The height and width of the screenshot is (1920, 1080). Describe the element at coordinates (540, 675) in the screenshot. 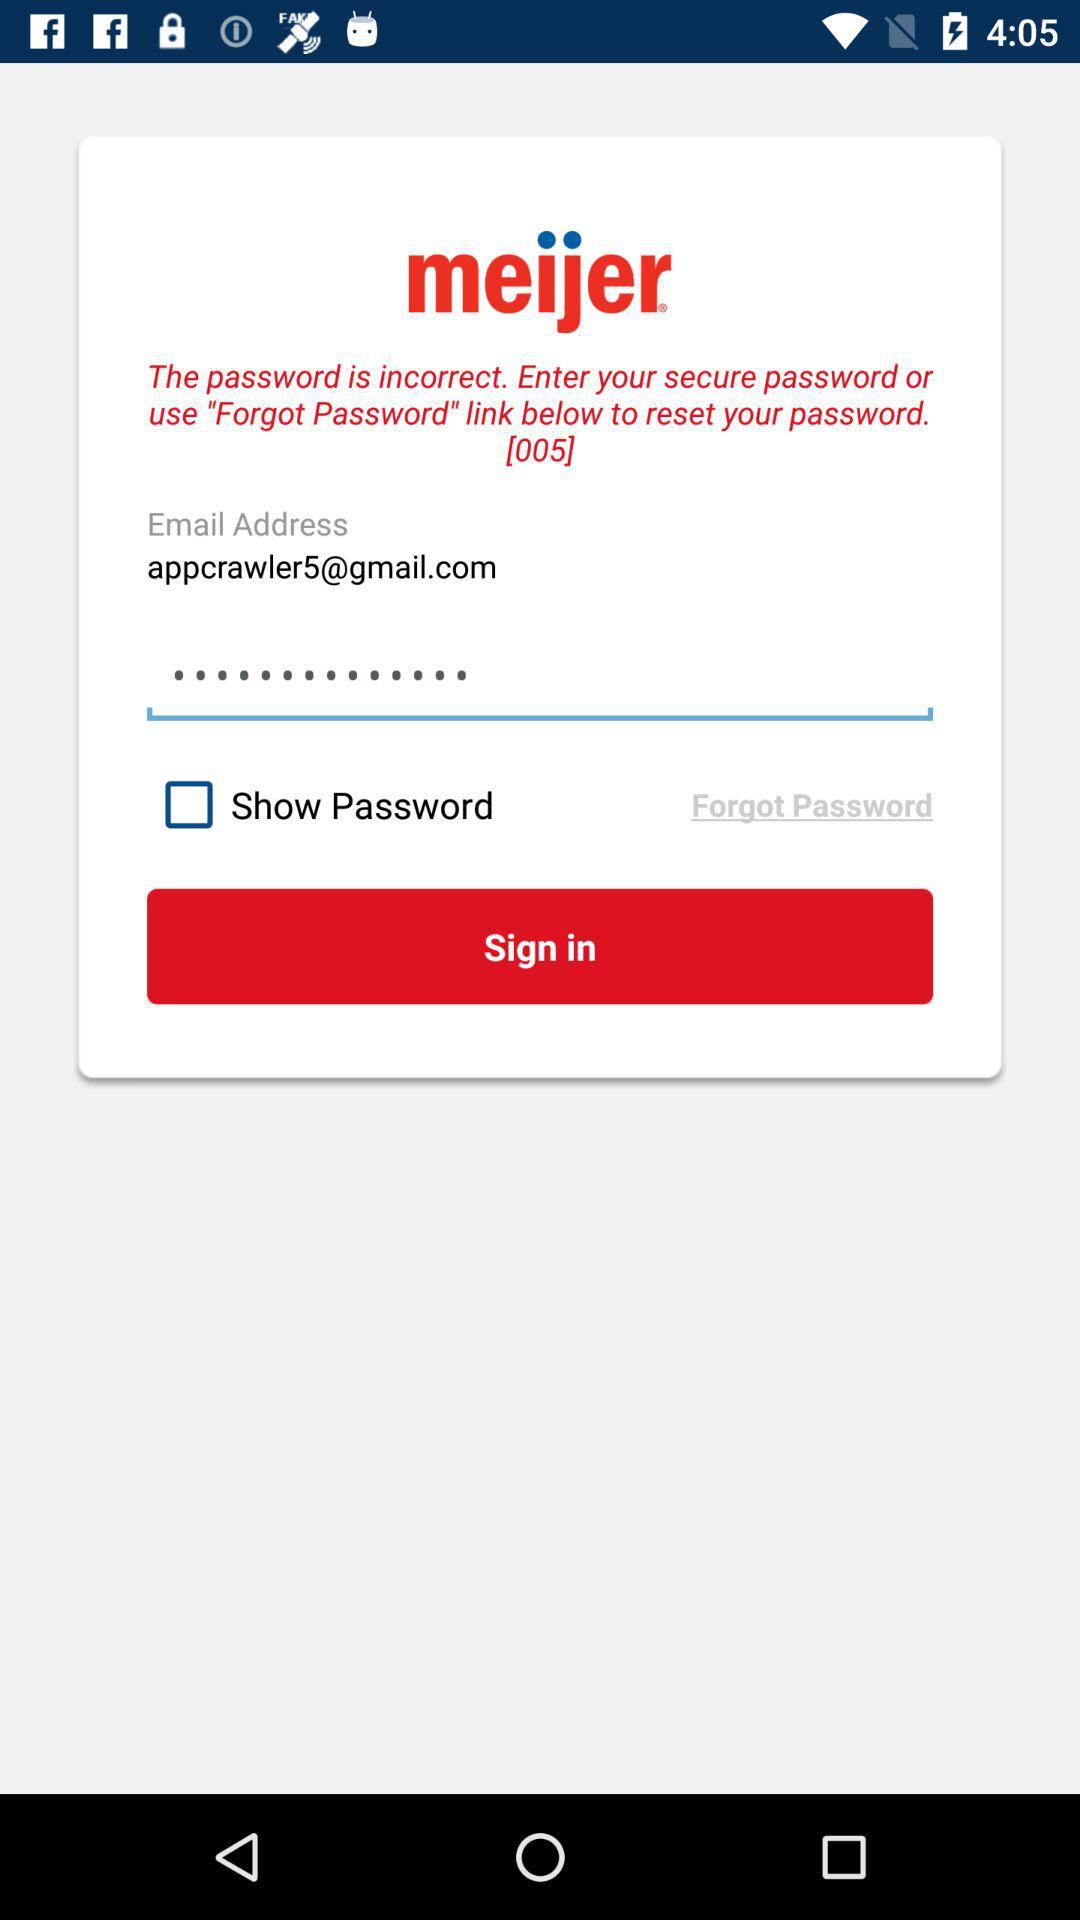

I see `icon below appcrawler5@gmail.com item` at that location.